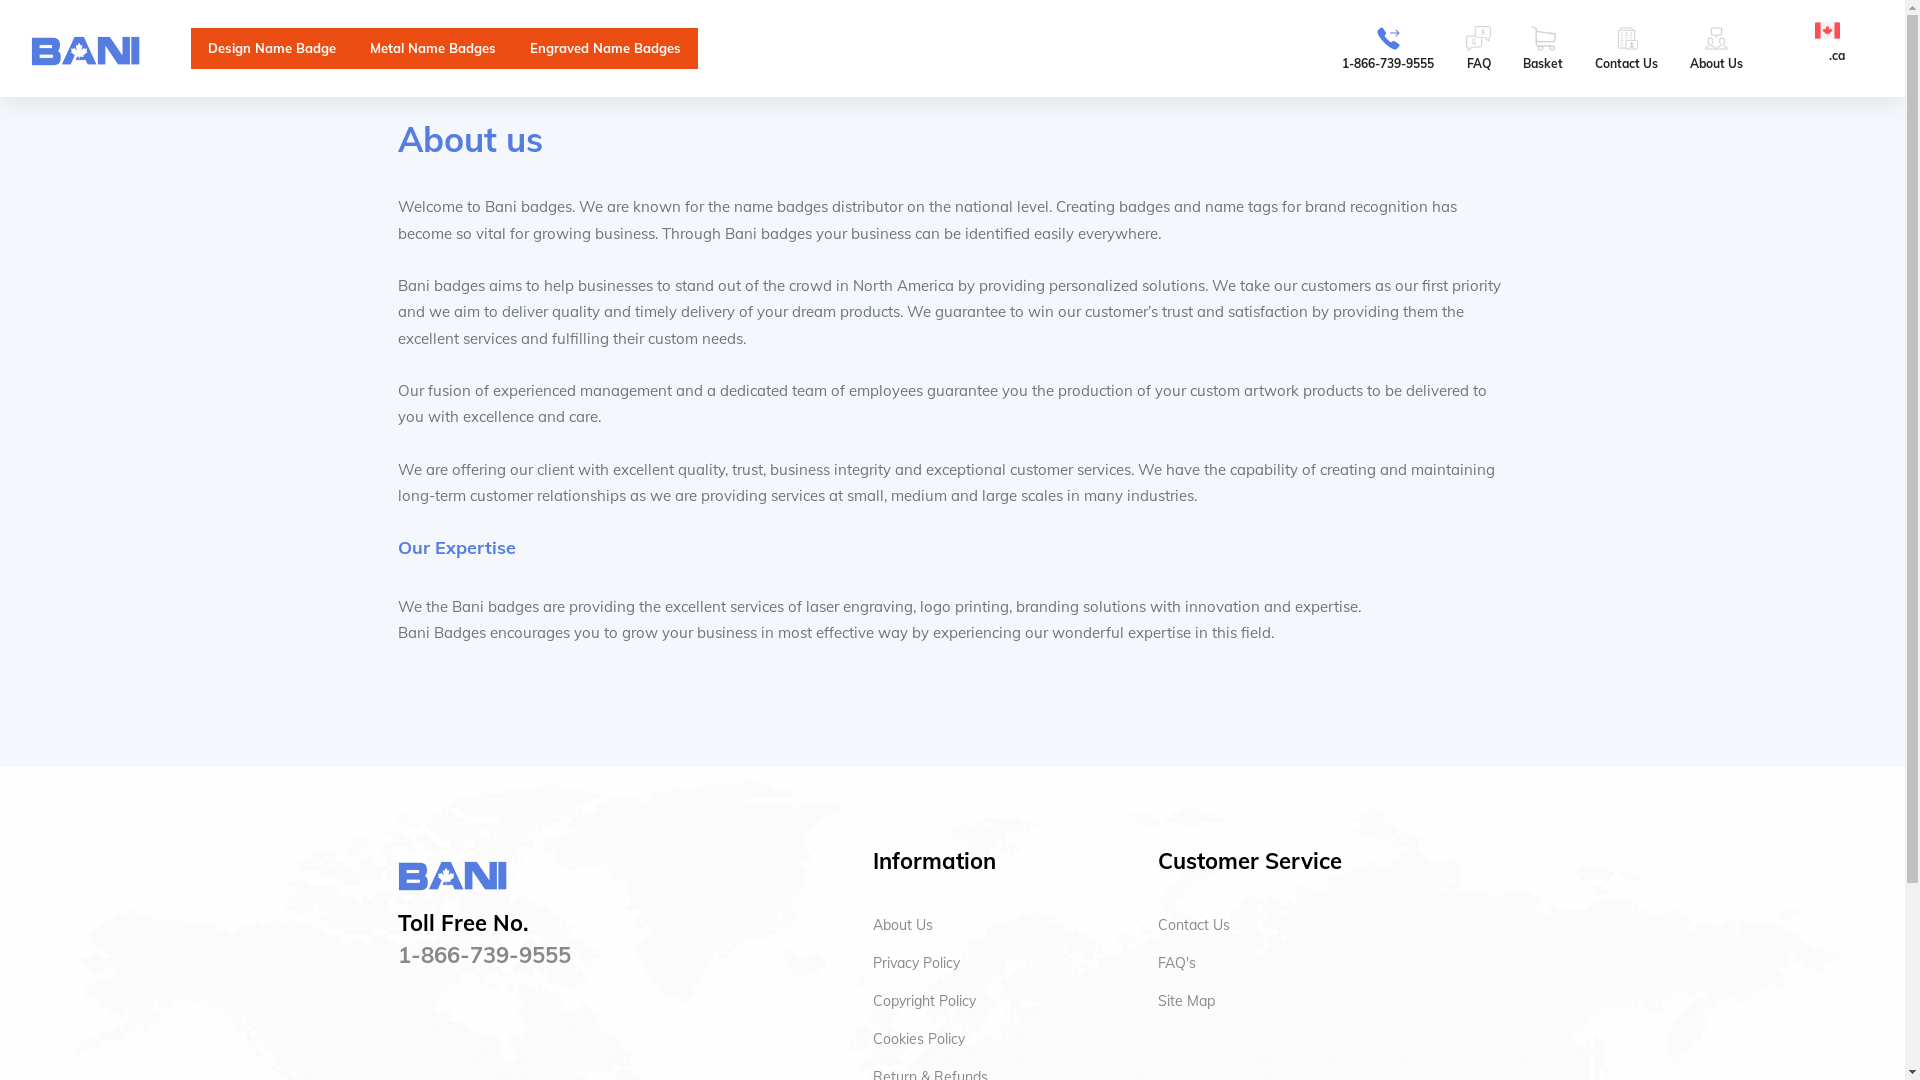  I want to click on 'Metal Name Badges', so click(431, 47).